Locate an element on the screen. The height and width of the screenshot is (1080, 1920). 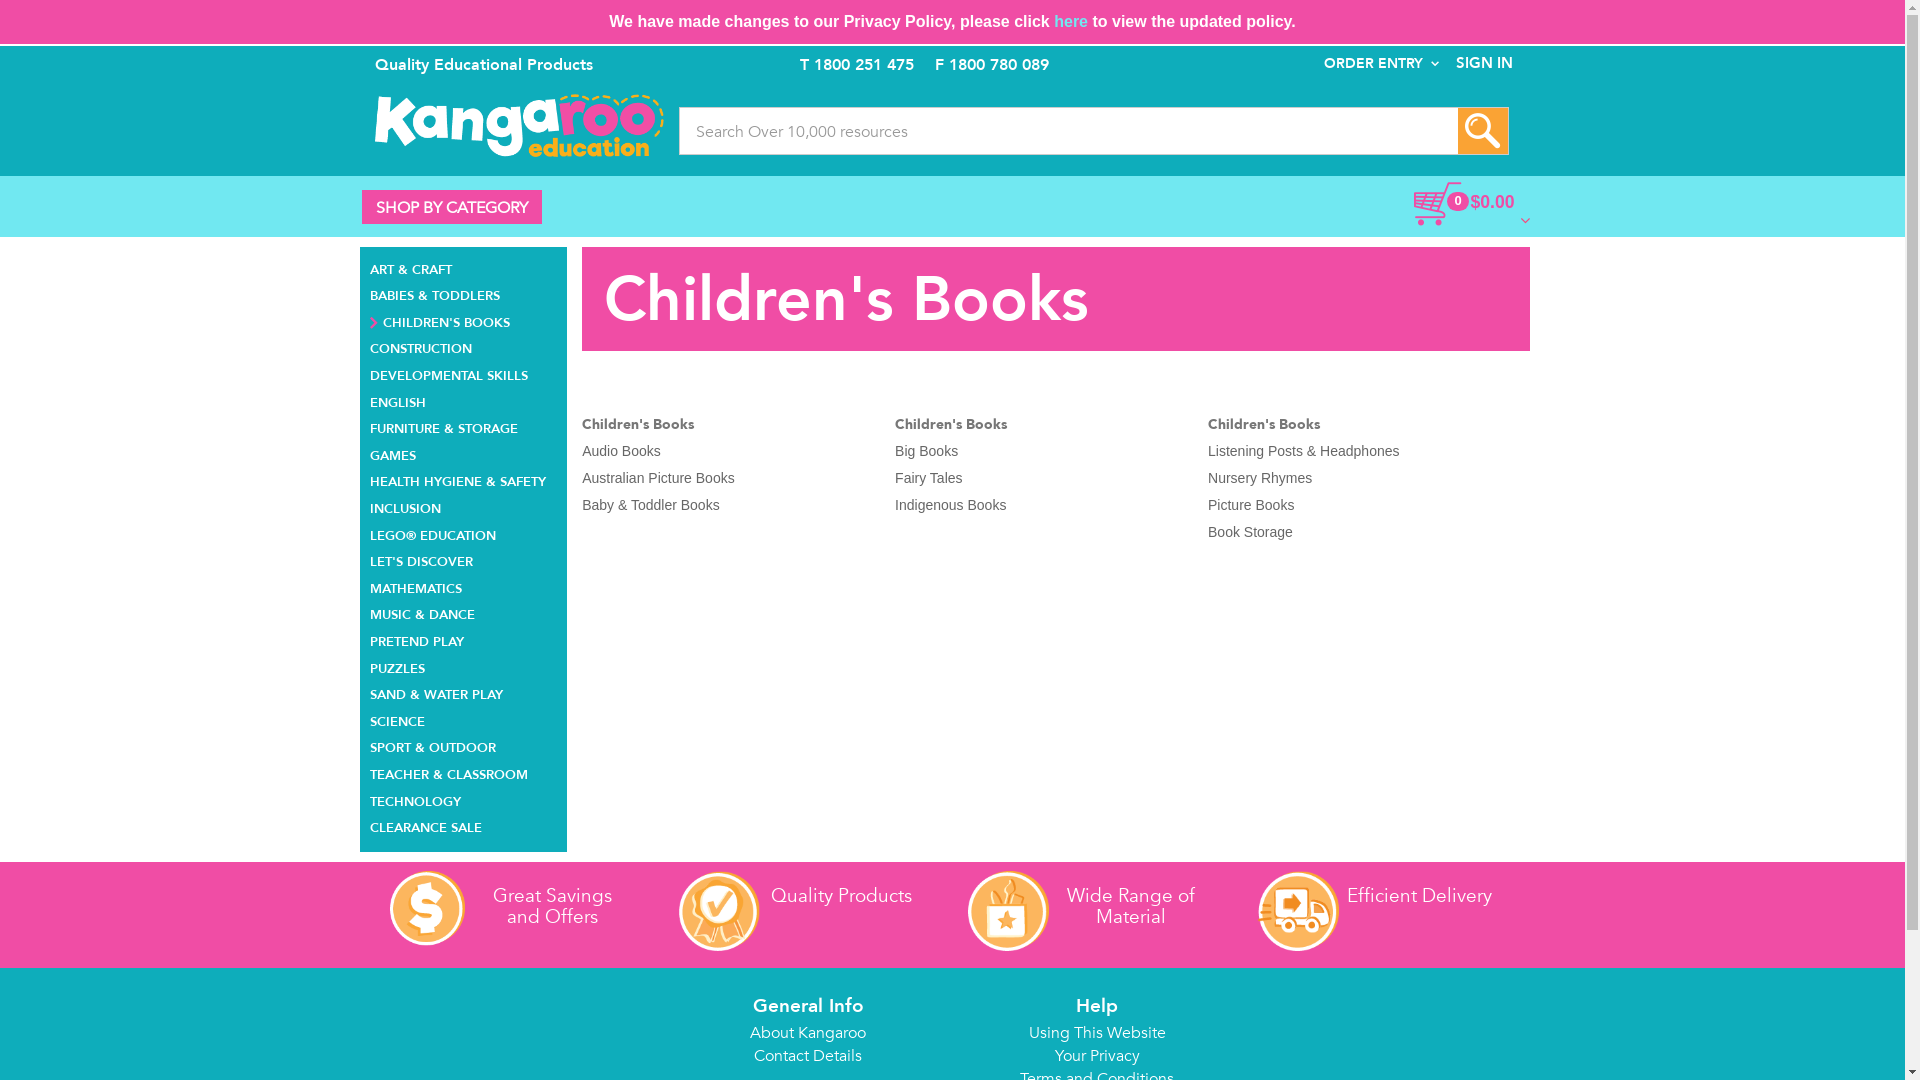
'F 1800 780 089' is located at coordinates (934, 64).